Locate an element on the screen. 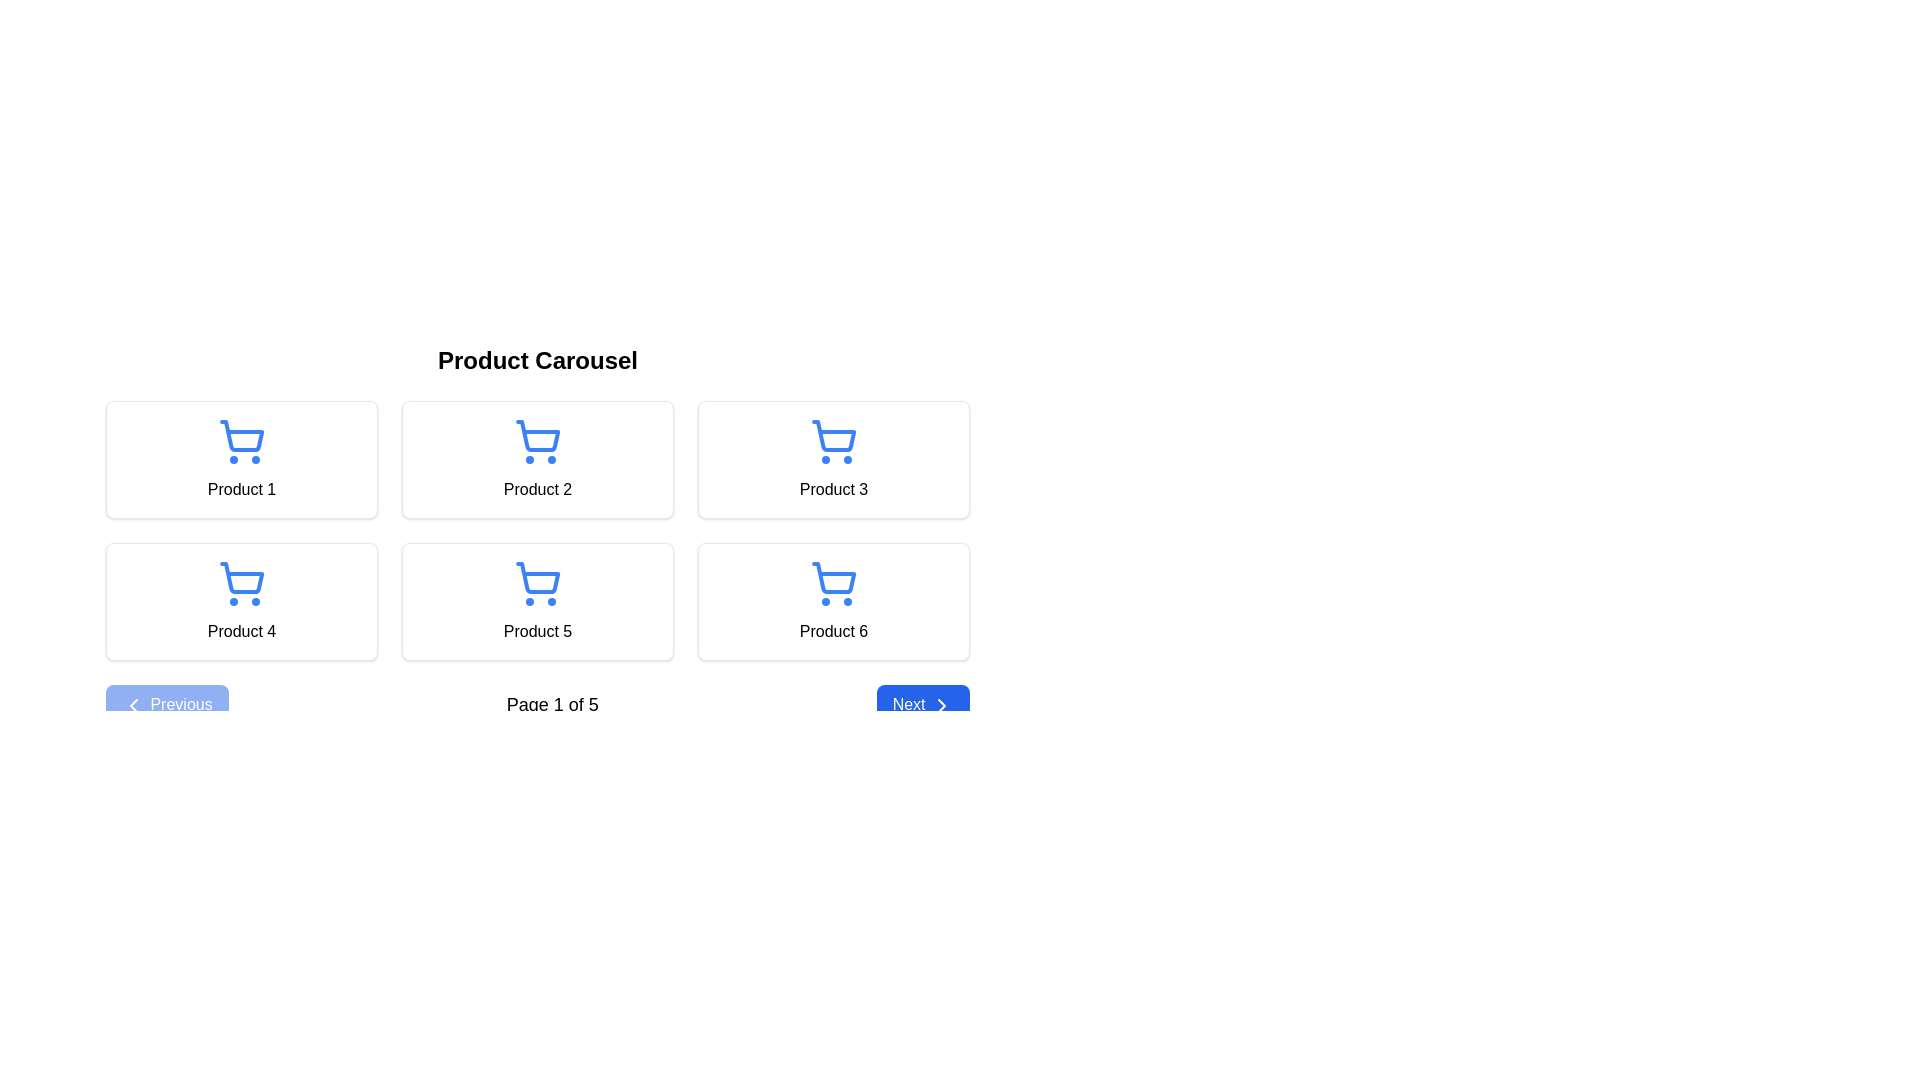 The image size is (1920, 1080). the static label indicating 'Product Carousel', which is positioned directly above the product grid is located at coordinates (537, 361).